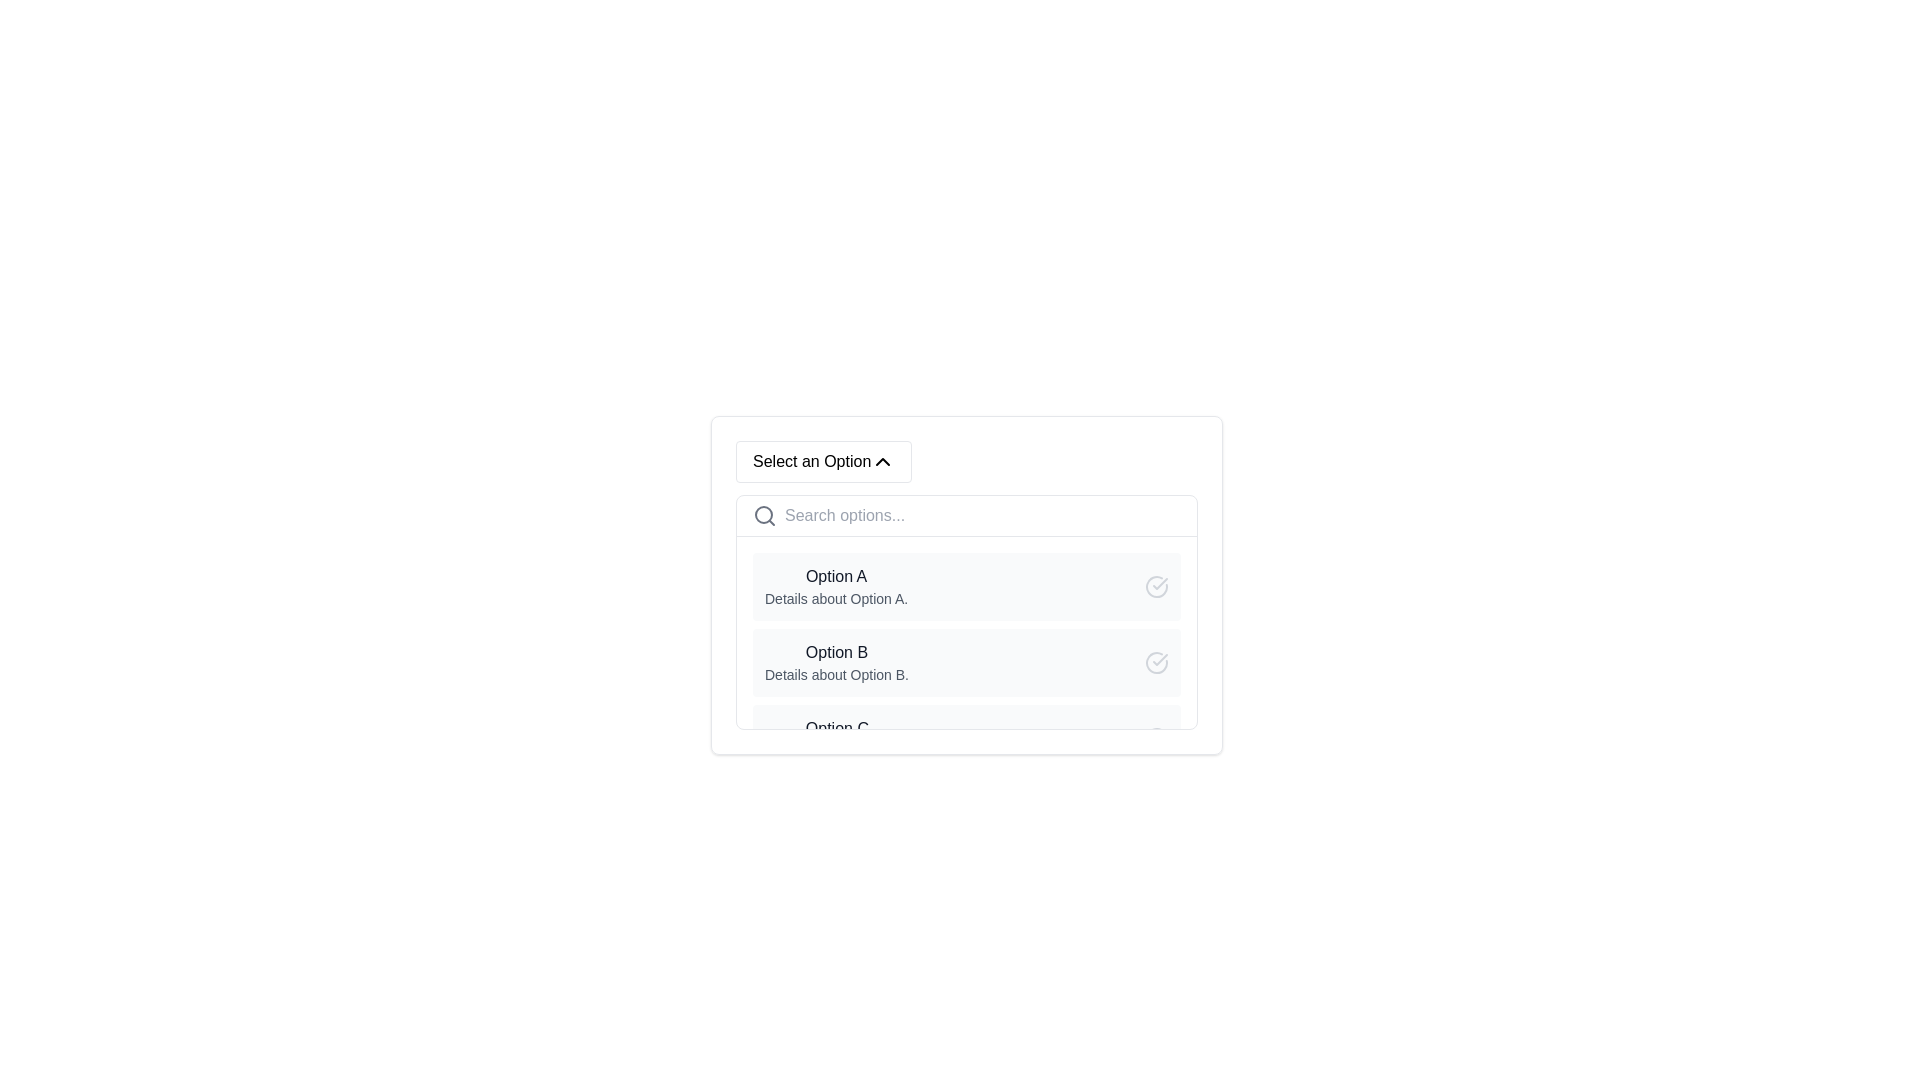  I want to click on the Dropdown option element titled 'Option A', so click(966, 585).